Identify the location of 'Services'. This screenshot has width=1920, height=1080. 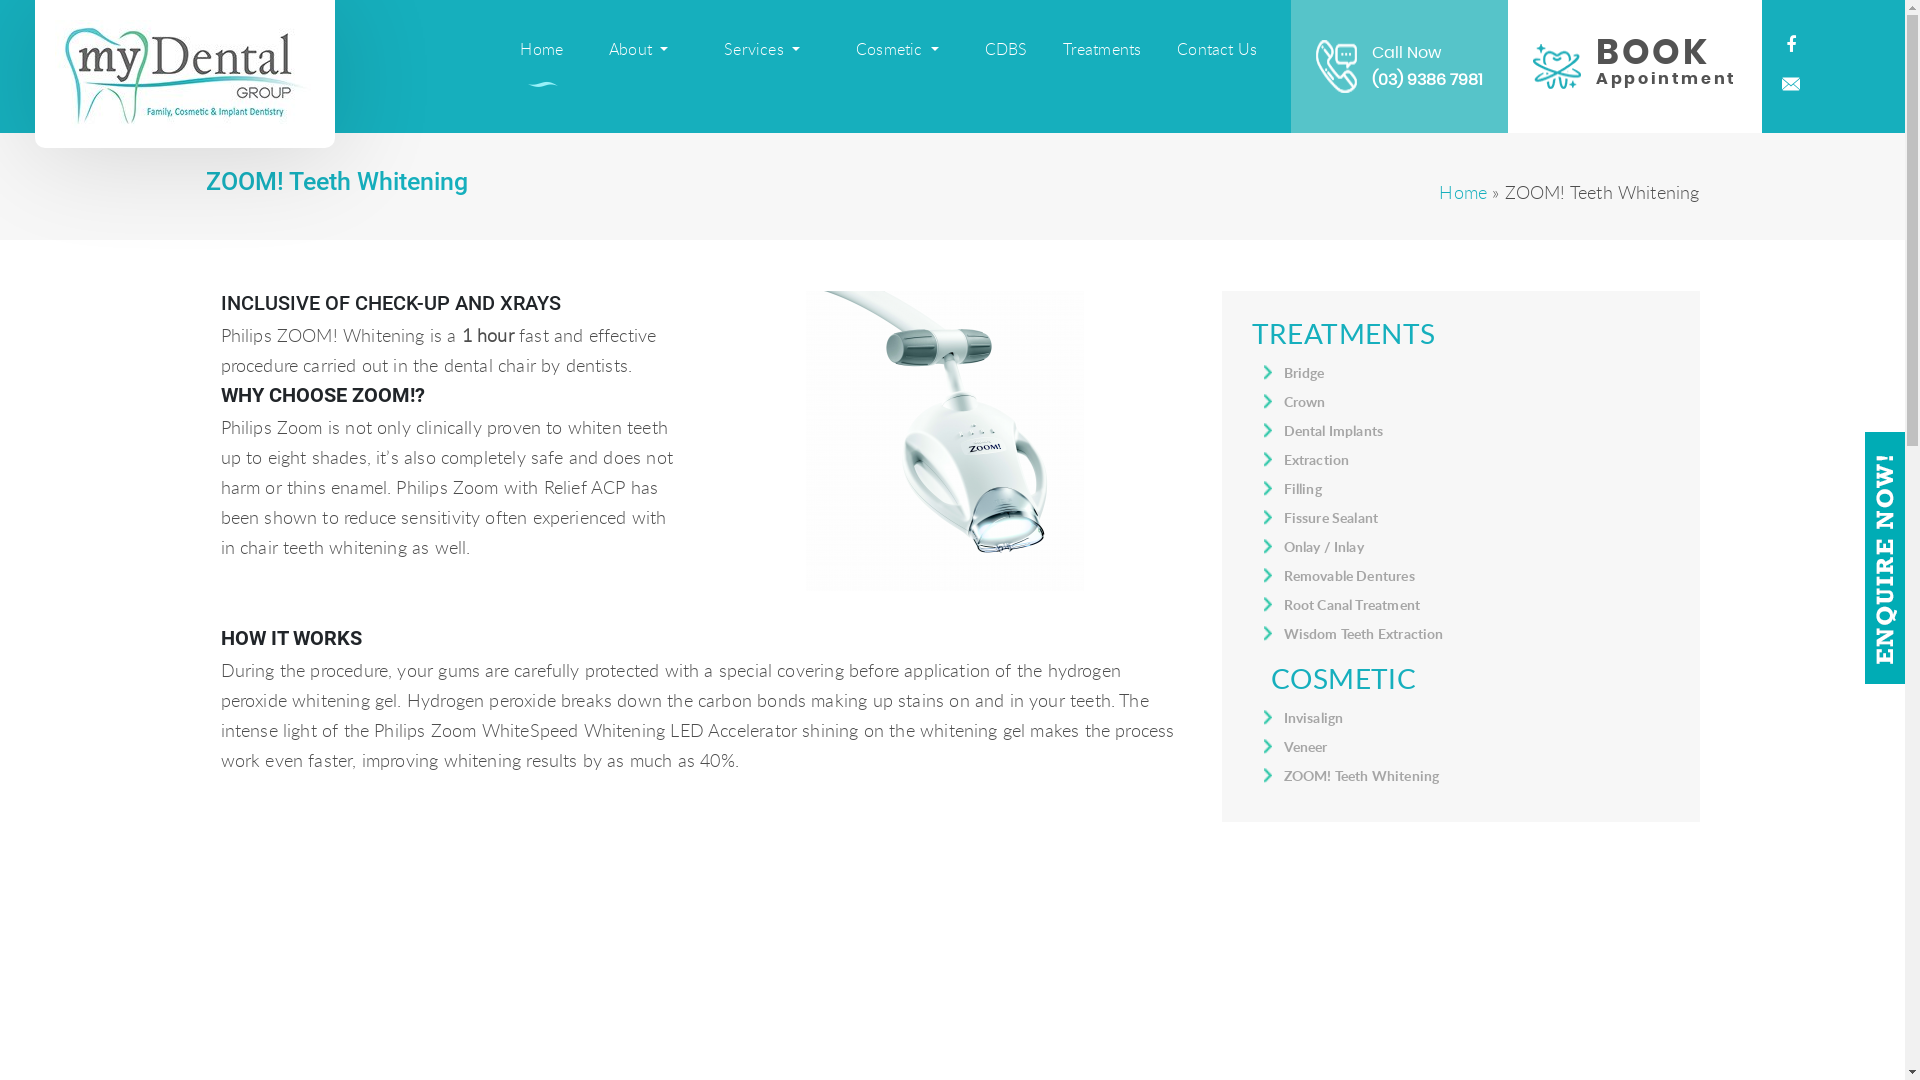
(761, 48).